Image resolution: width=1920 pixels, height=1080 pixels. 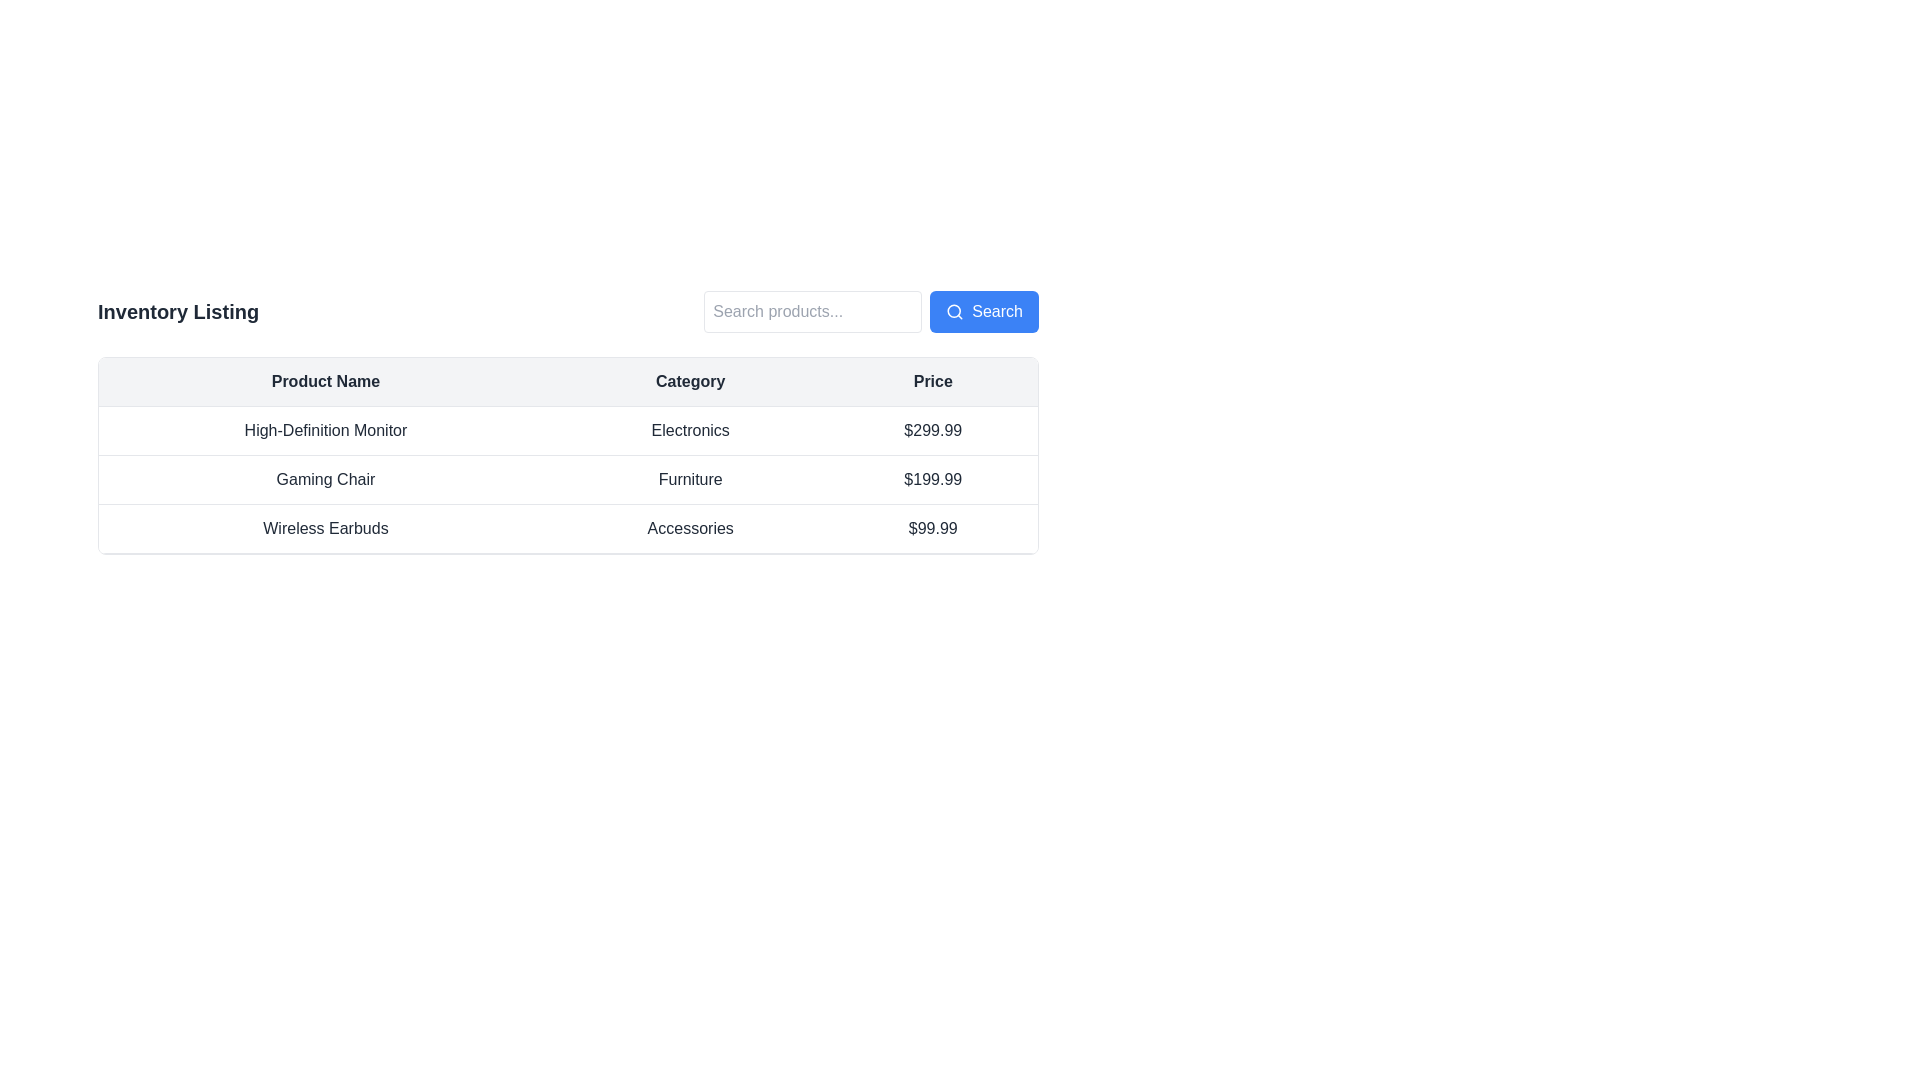 I want to click on the non-interactive text label indicating the category of the product in the second column of the first row, aligned with 'High-Definition Monitor' and '$299.99', so click(x=690, y=430).